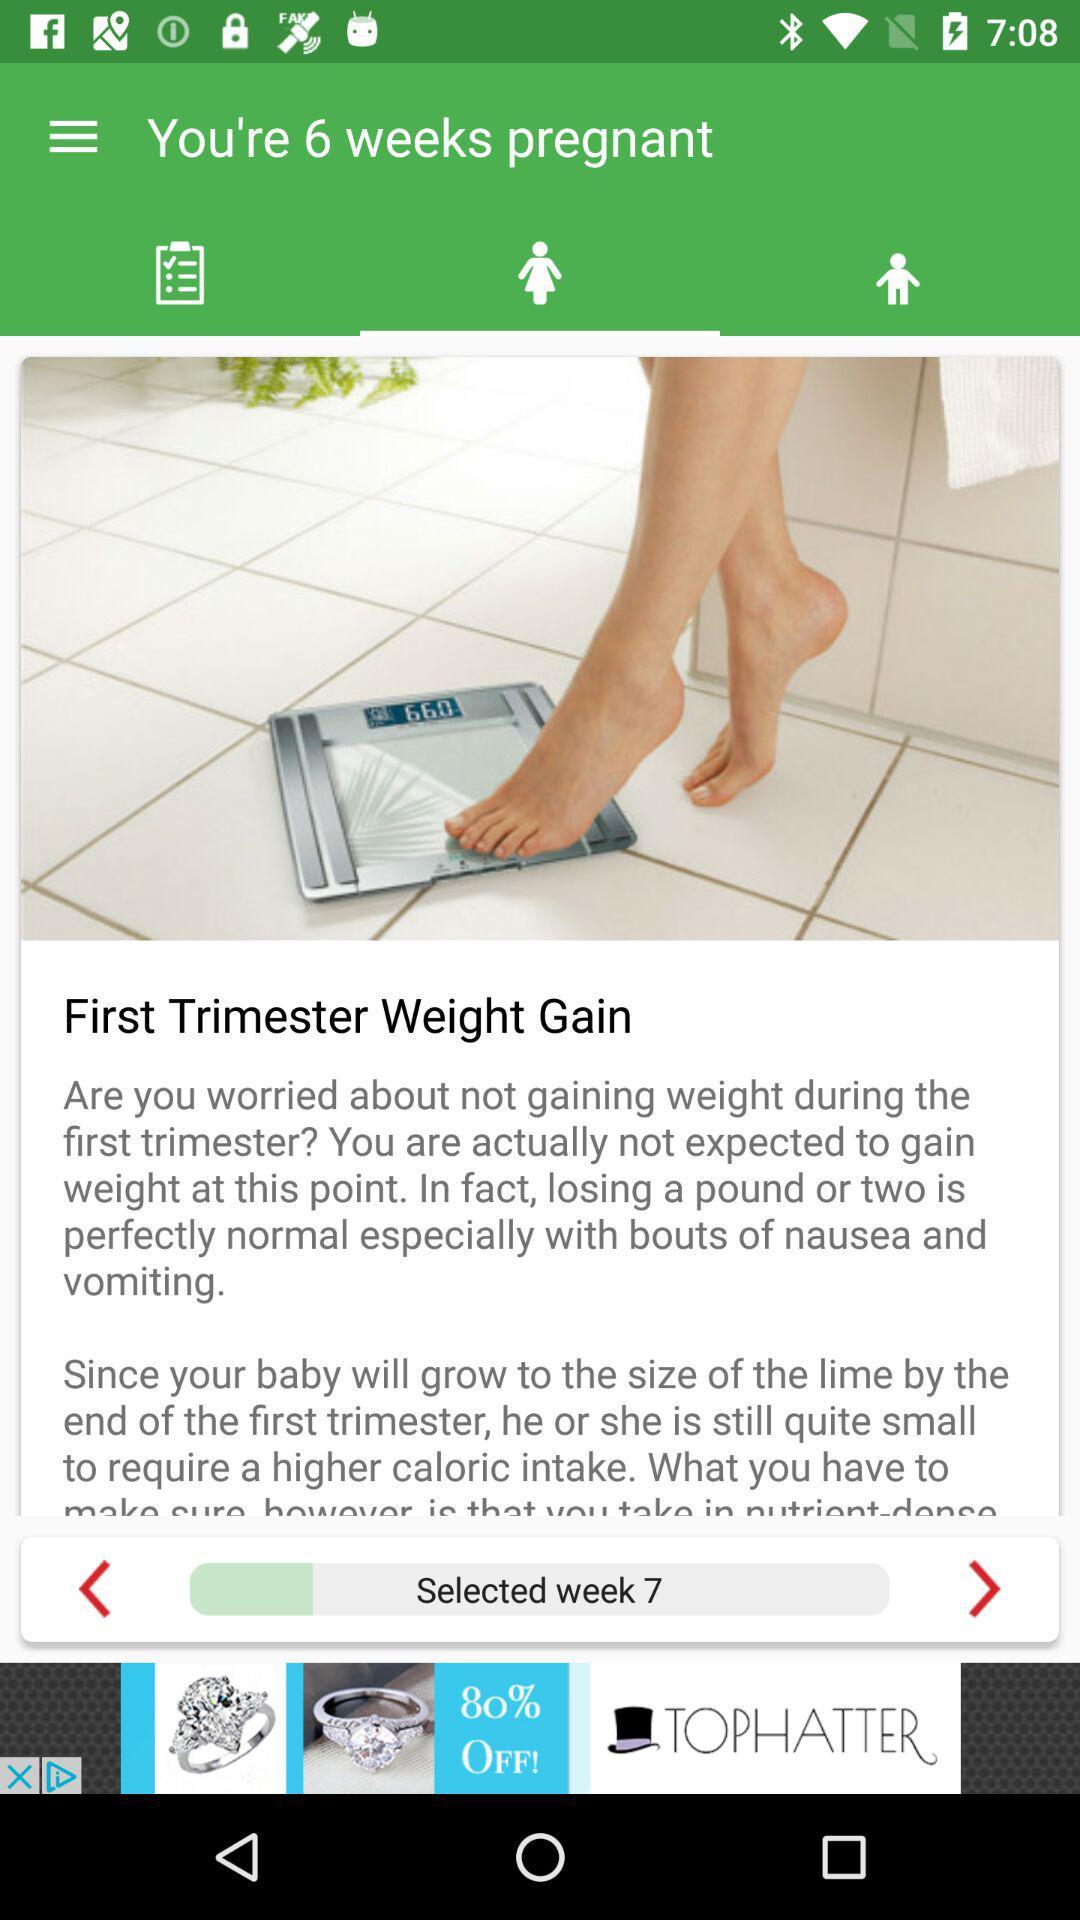 Image resolution: width=1080 pixels, height=1920 pixels. I want to click on week, so click(538, 1588).